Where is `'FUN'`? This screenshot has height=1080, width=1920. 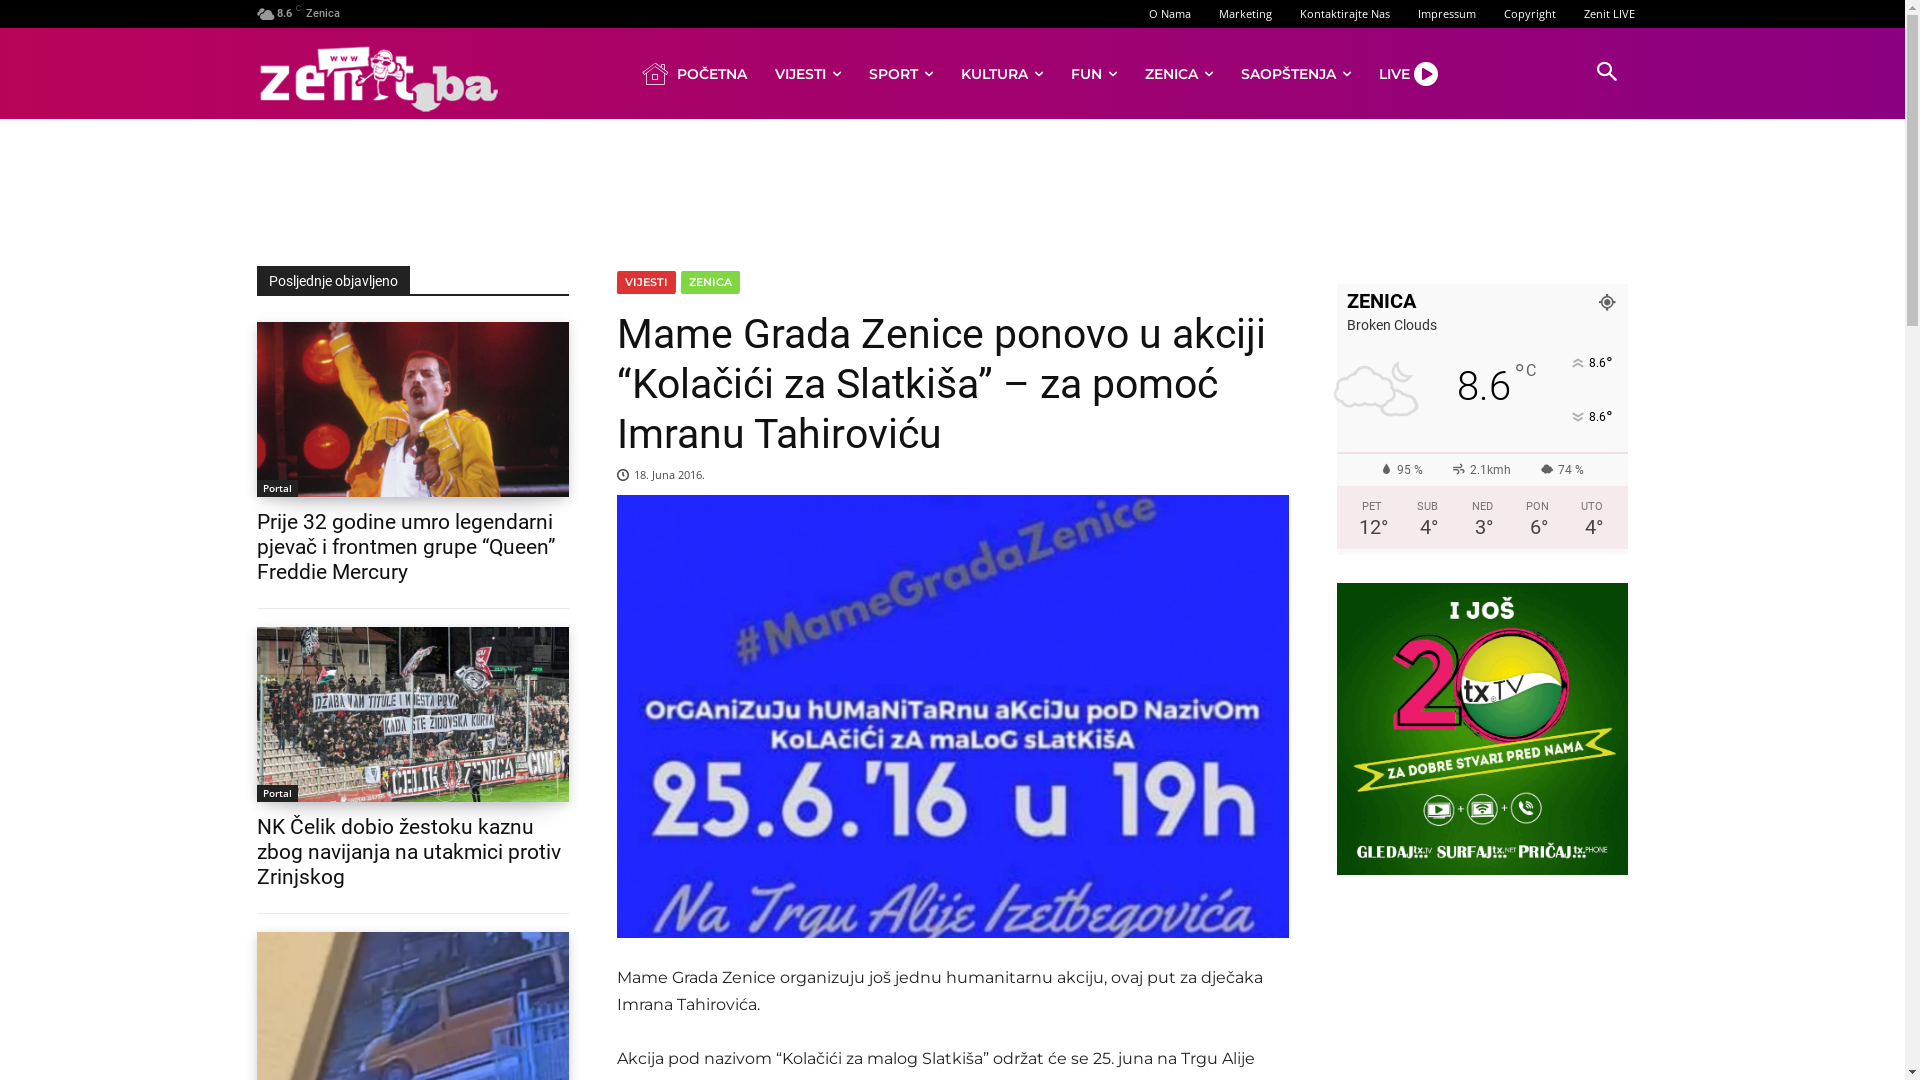
'FUN' is located at coordinates (1093, 72).